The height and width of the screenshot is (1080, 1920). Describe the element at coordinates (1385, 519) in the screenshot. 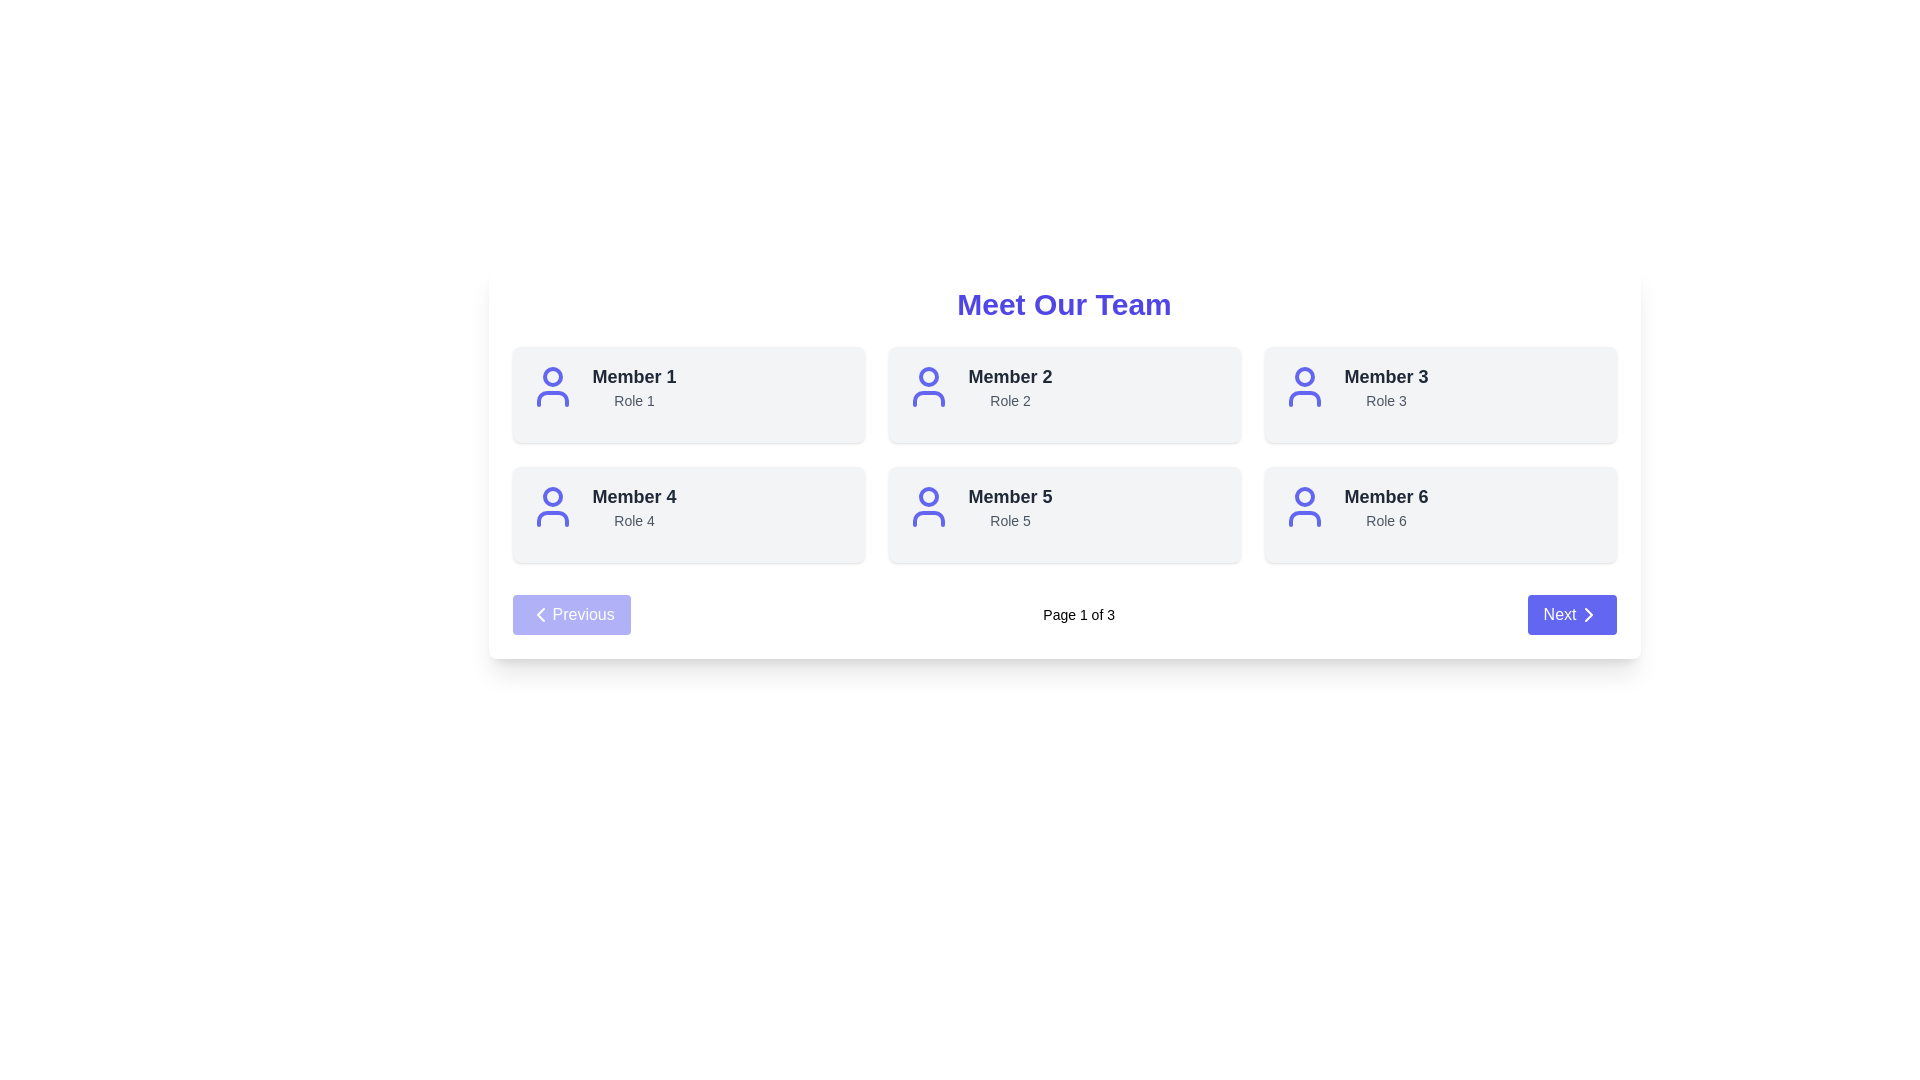

I see `the text label containing the phrase 'Role 6' which is styled in a small gray font and located in the lower section of the card titled 'Member 6'` at that location.